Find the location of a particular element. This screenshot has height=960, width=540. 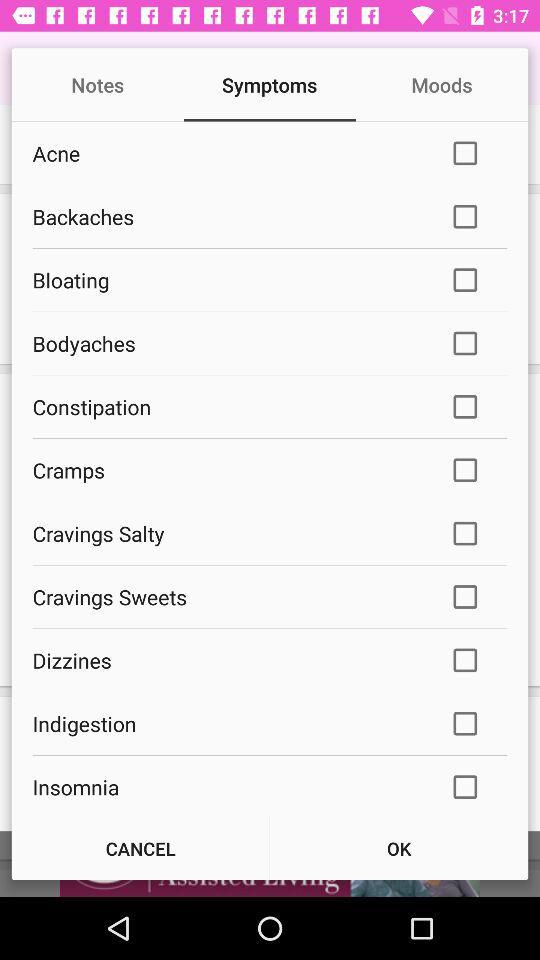

the indigestion icon is located at coordinates (226, 722).